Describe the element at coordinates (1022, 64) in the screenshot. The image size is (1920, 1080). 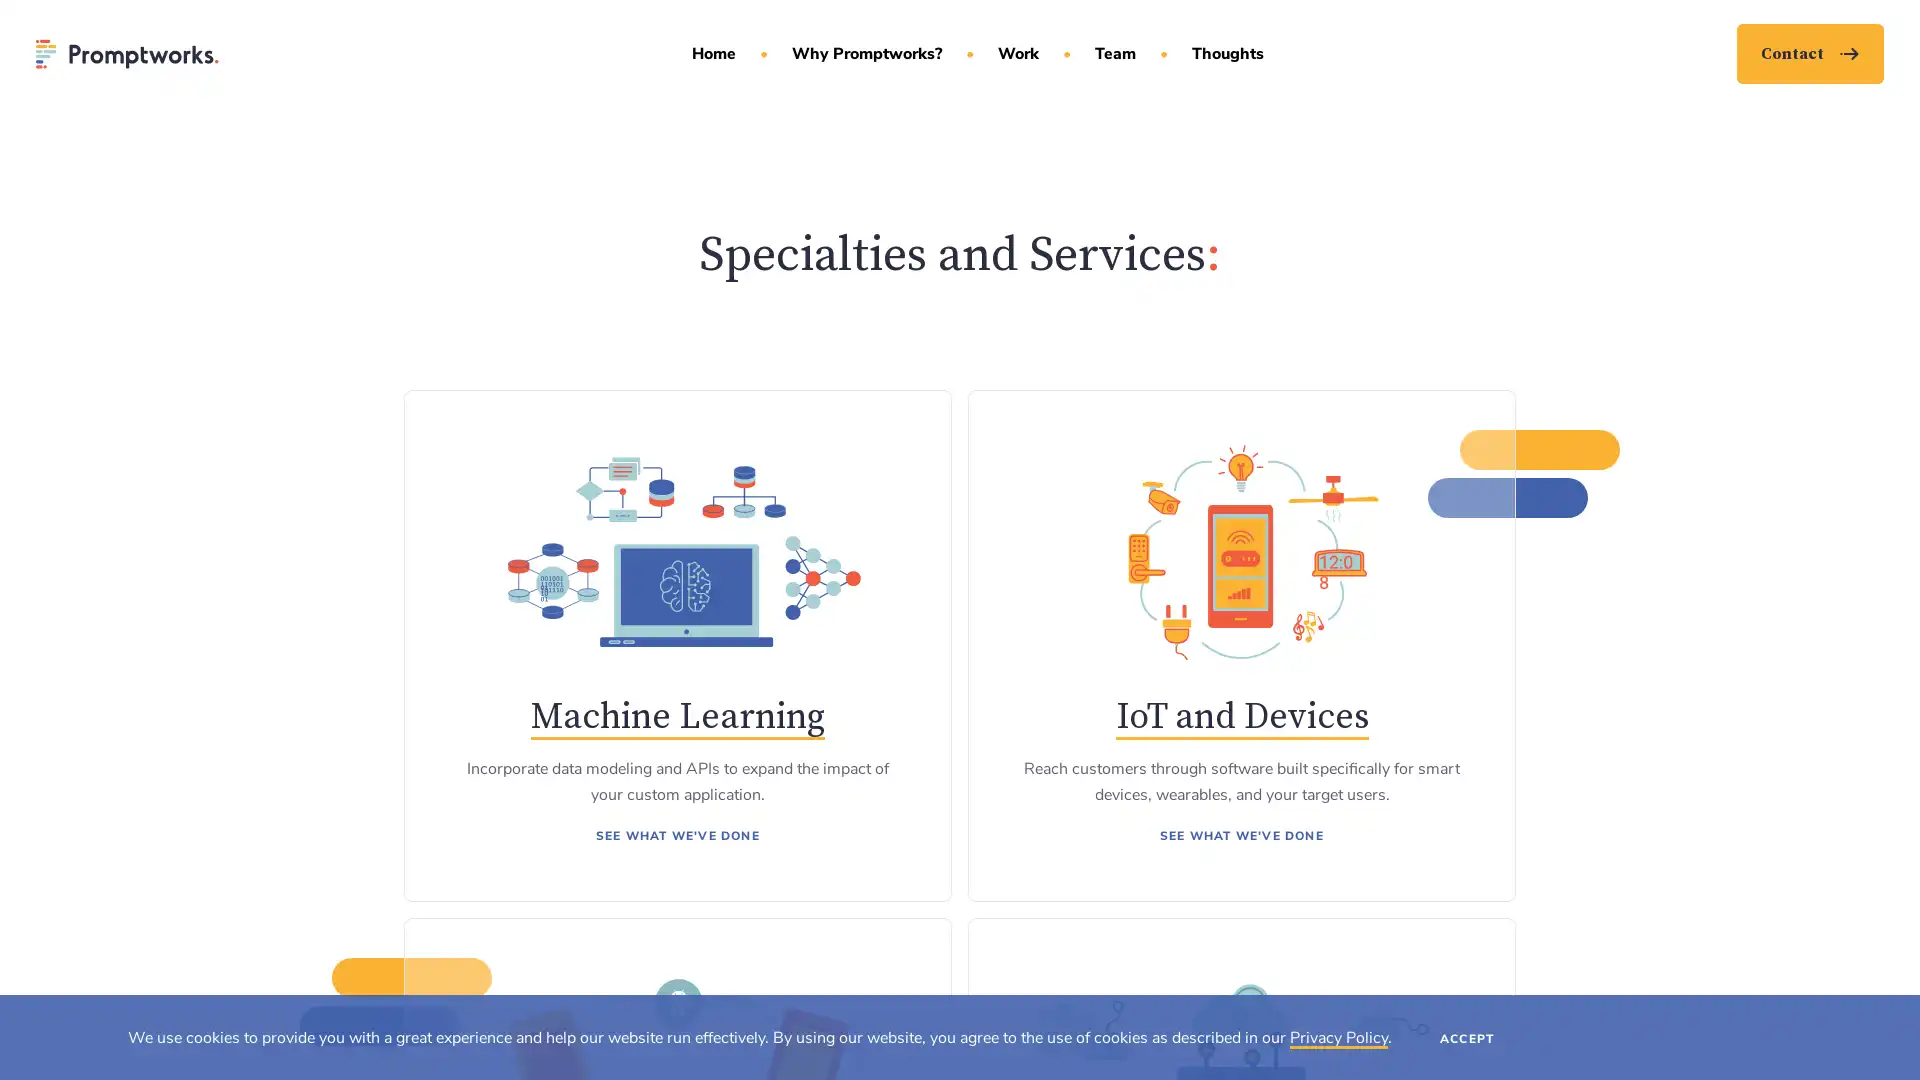
I see `Work` at that location.